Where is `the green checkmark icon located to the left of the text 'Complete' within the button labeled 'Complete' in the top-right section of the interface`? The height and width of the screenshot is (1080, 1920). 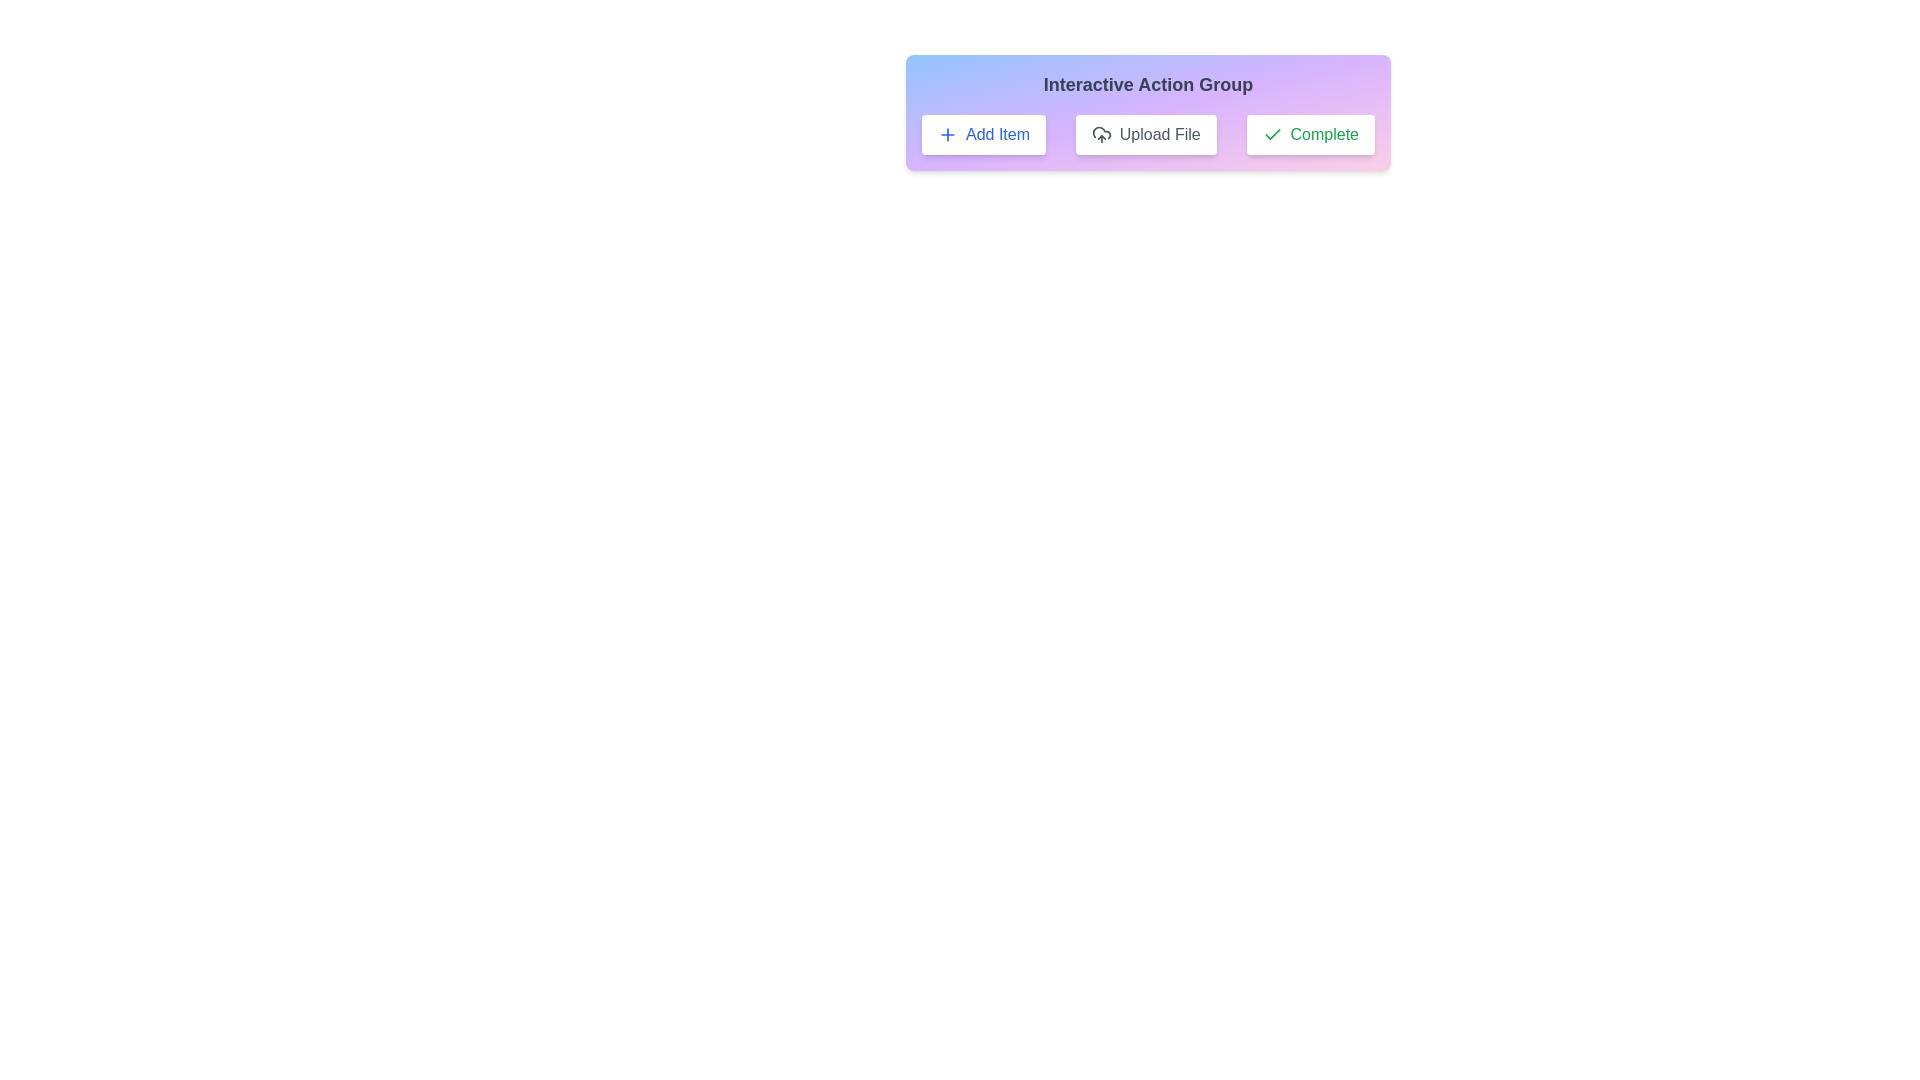
the green checkmark icon located to the left of the text 'Complete' within the button labeled 'Complete' in the top-right section of the interface is located at coordinates (1271, 135).